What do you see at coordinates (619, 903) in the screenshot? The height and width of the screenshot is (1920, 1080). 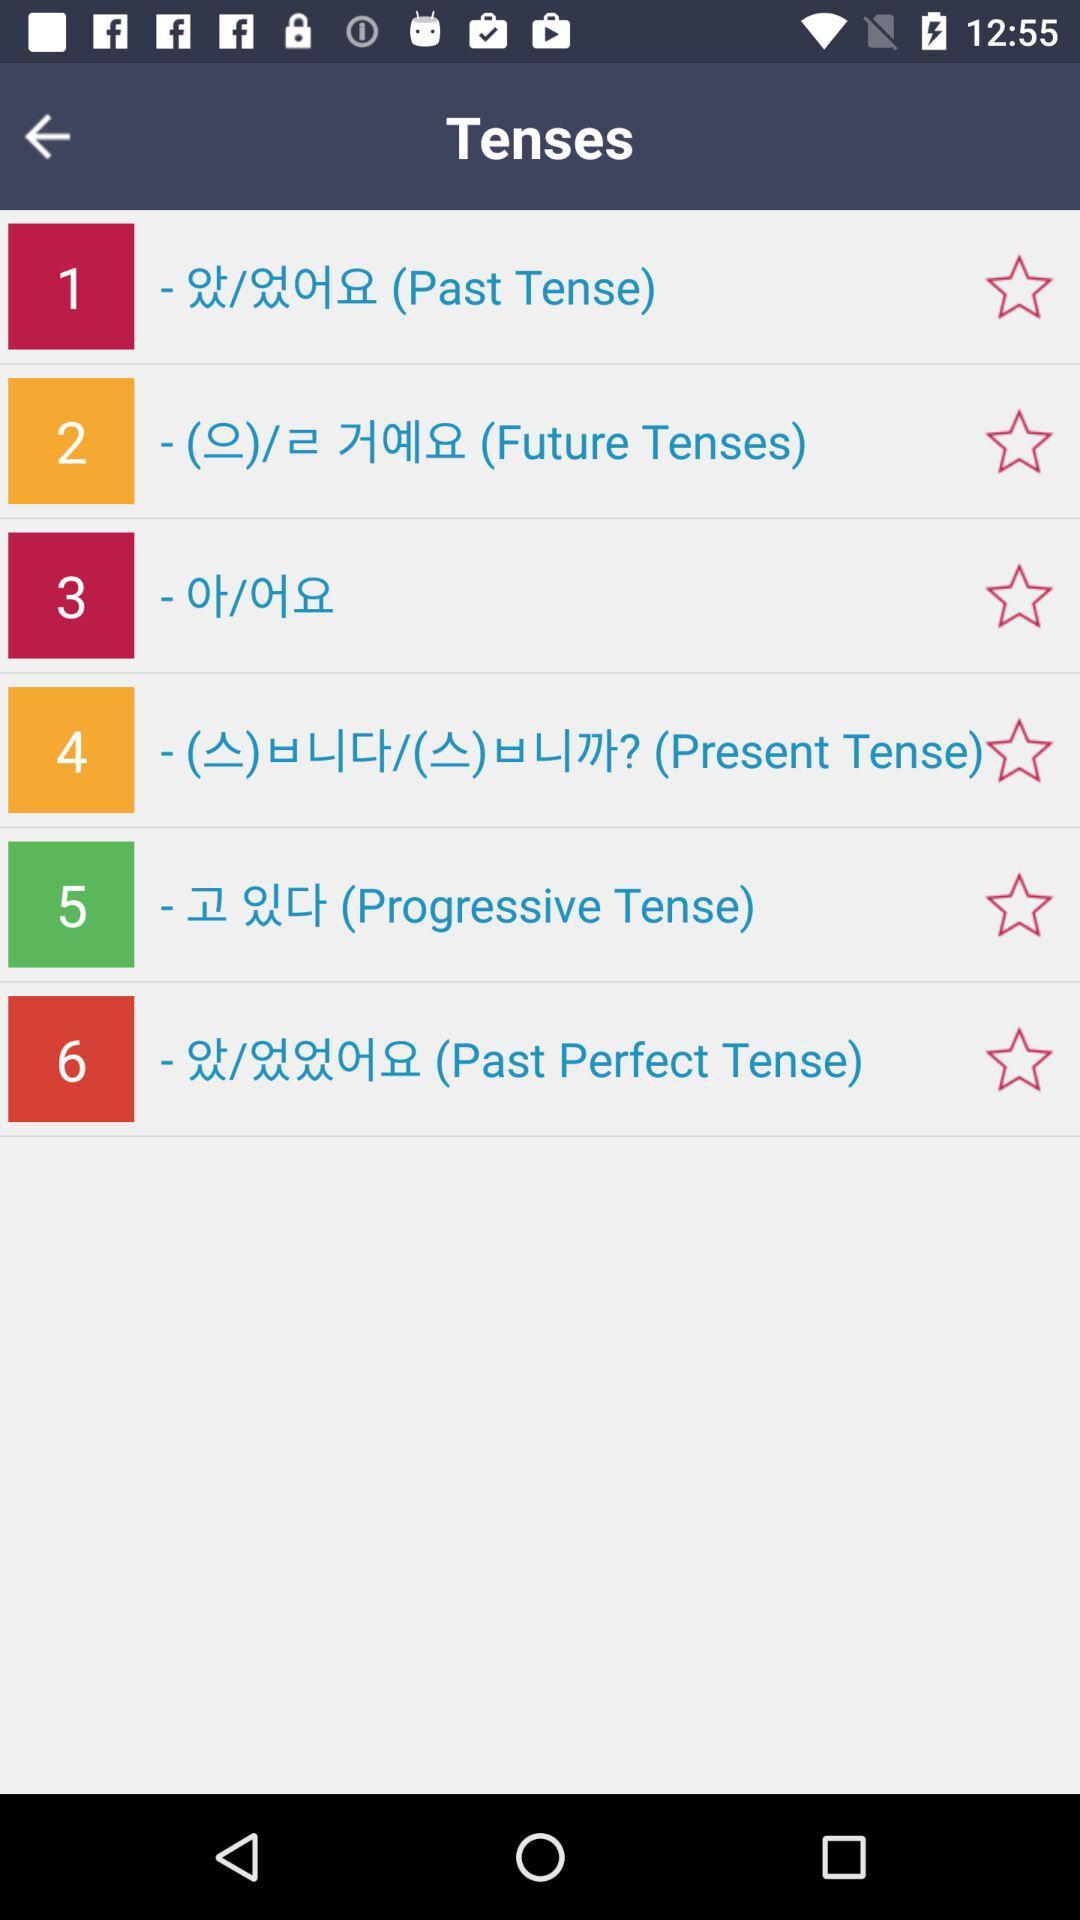 I see `icon to the right of 5` at bounding box center [619, 903].